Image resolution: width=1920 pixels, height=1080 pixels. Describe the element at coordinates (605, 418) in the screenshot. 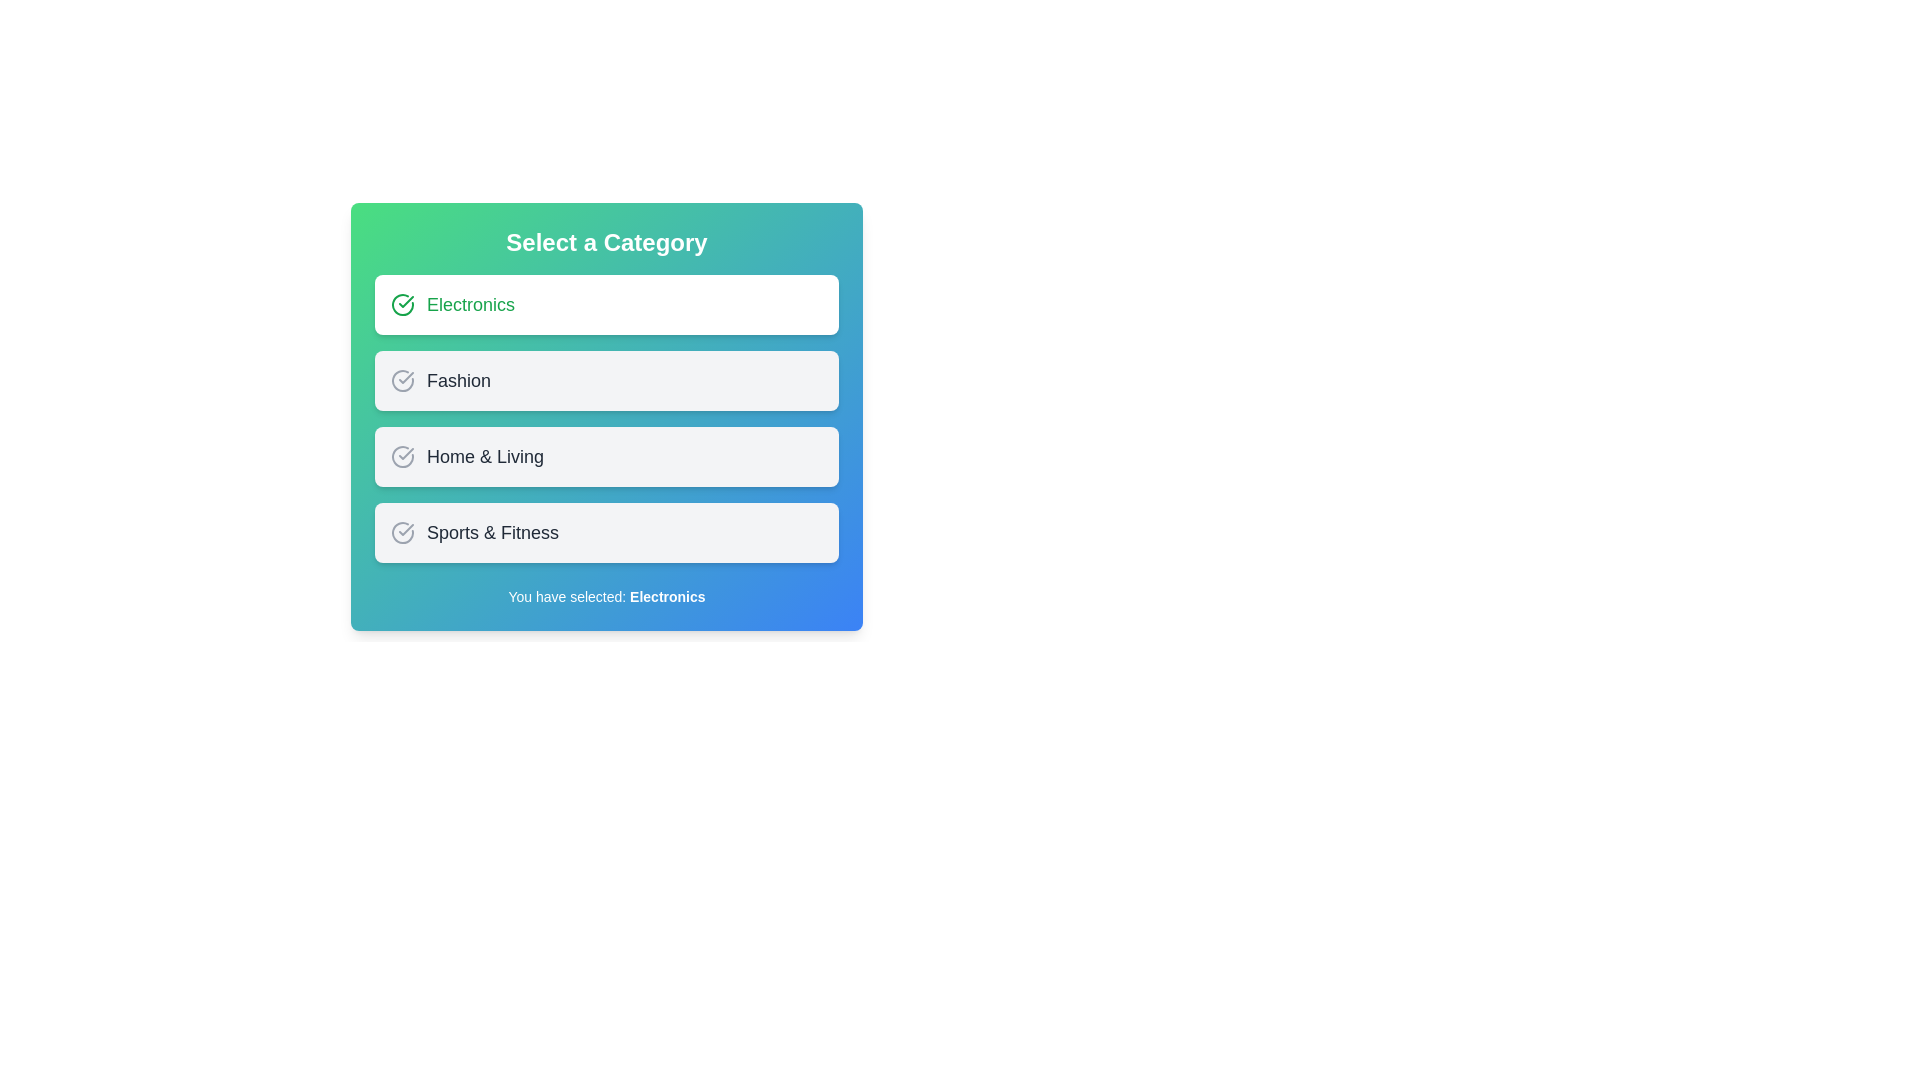

I see `the second card in the vertically-stacked group of selectable cards representing categories` at that location.